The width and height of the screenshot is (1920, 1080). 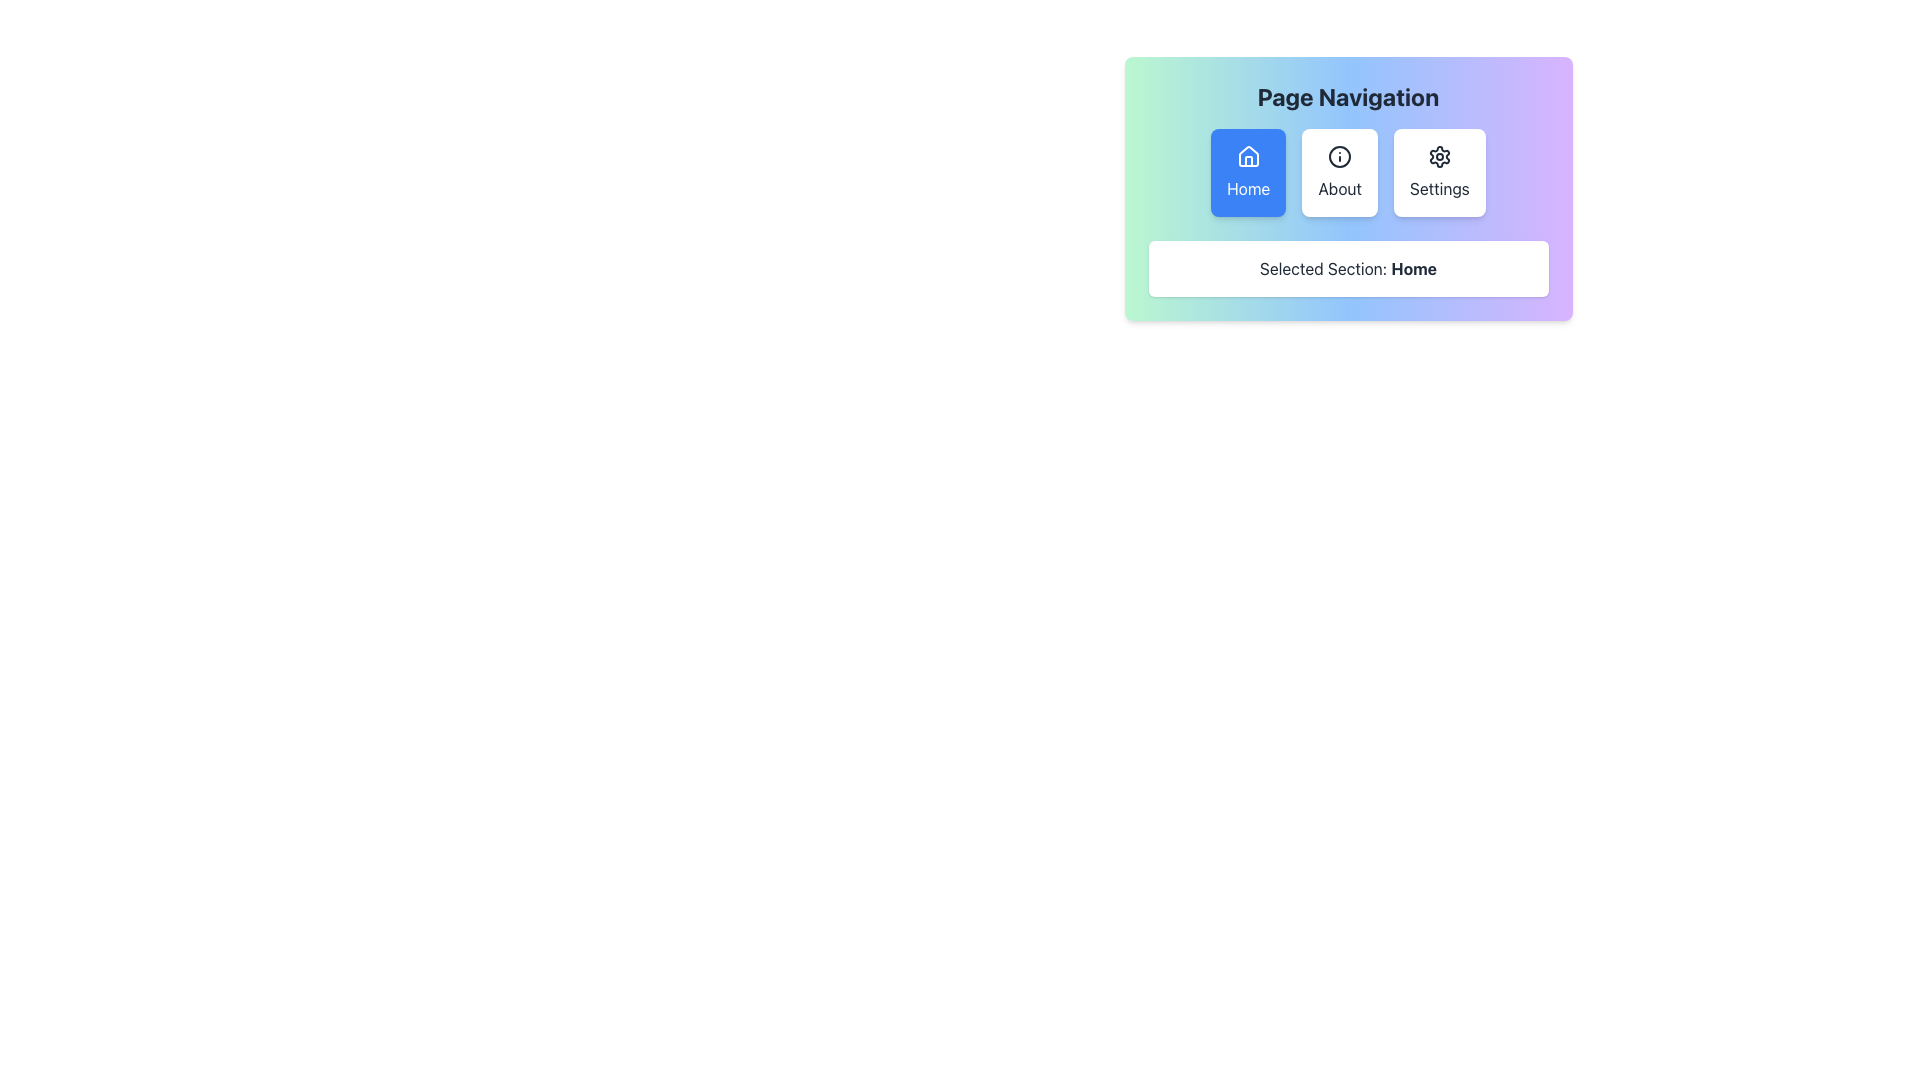 What do you see at coordinates (1348, 268) in the screenshot?
I see `the Text Display element that shows 'Selected Section: Home', which is a rectangular section with a white background and rounded corners located below the navigation panel` at bounding box center [1348, 268].